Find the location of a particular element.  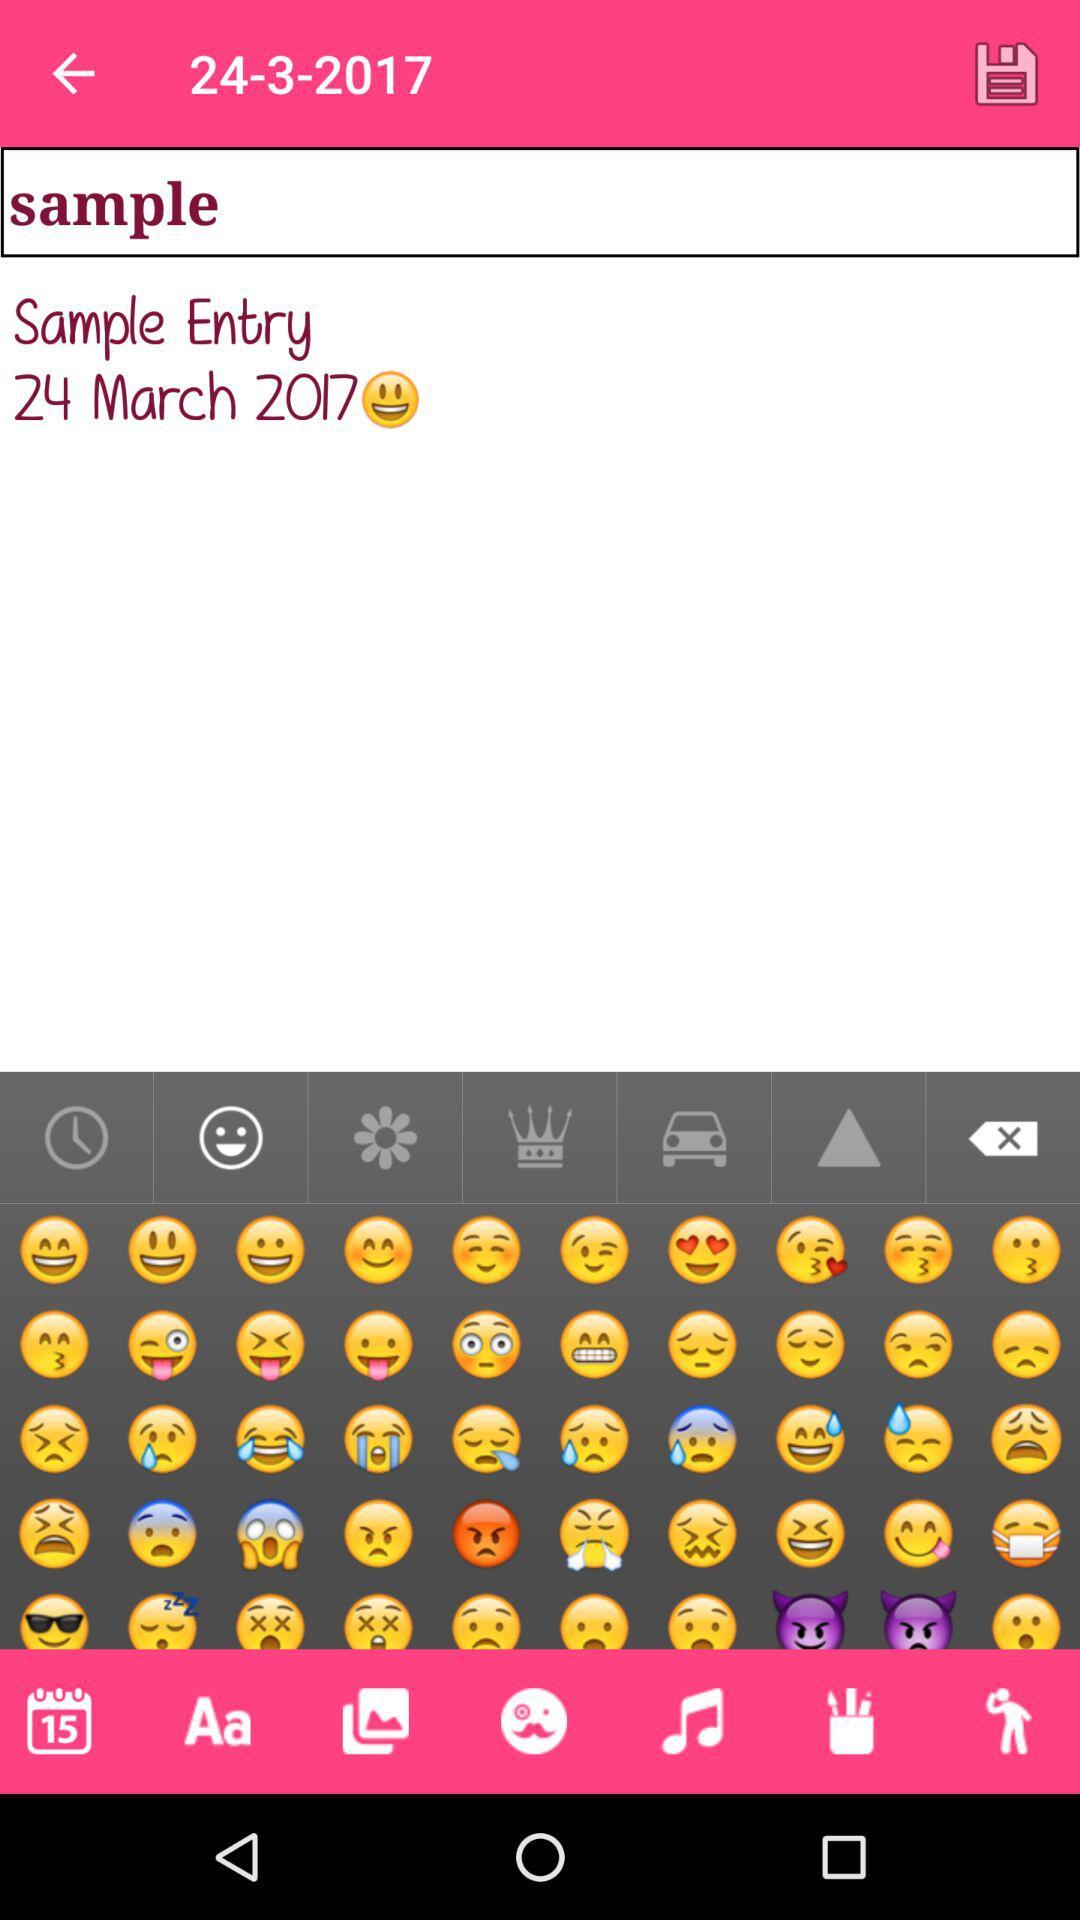

the emoji icon is located at coordinates (55, 1592).